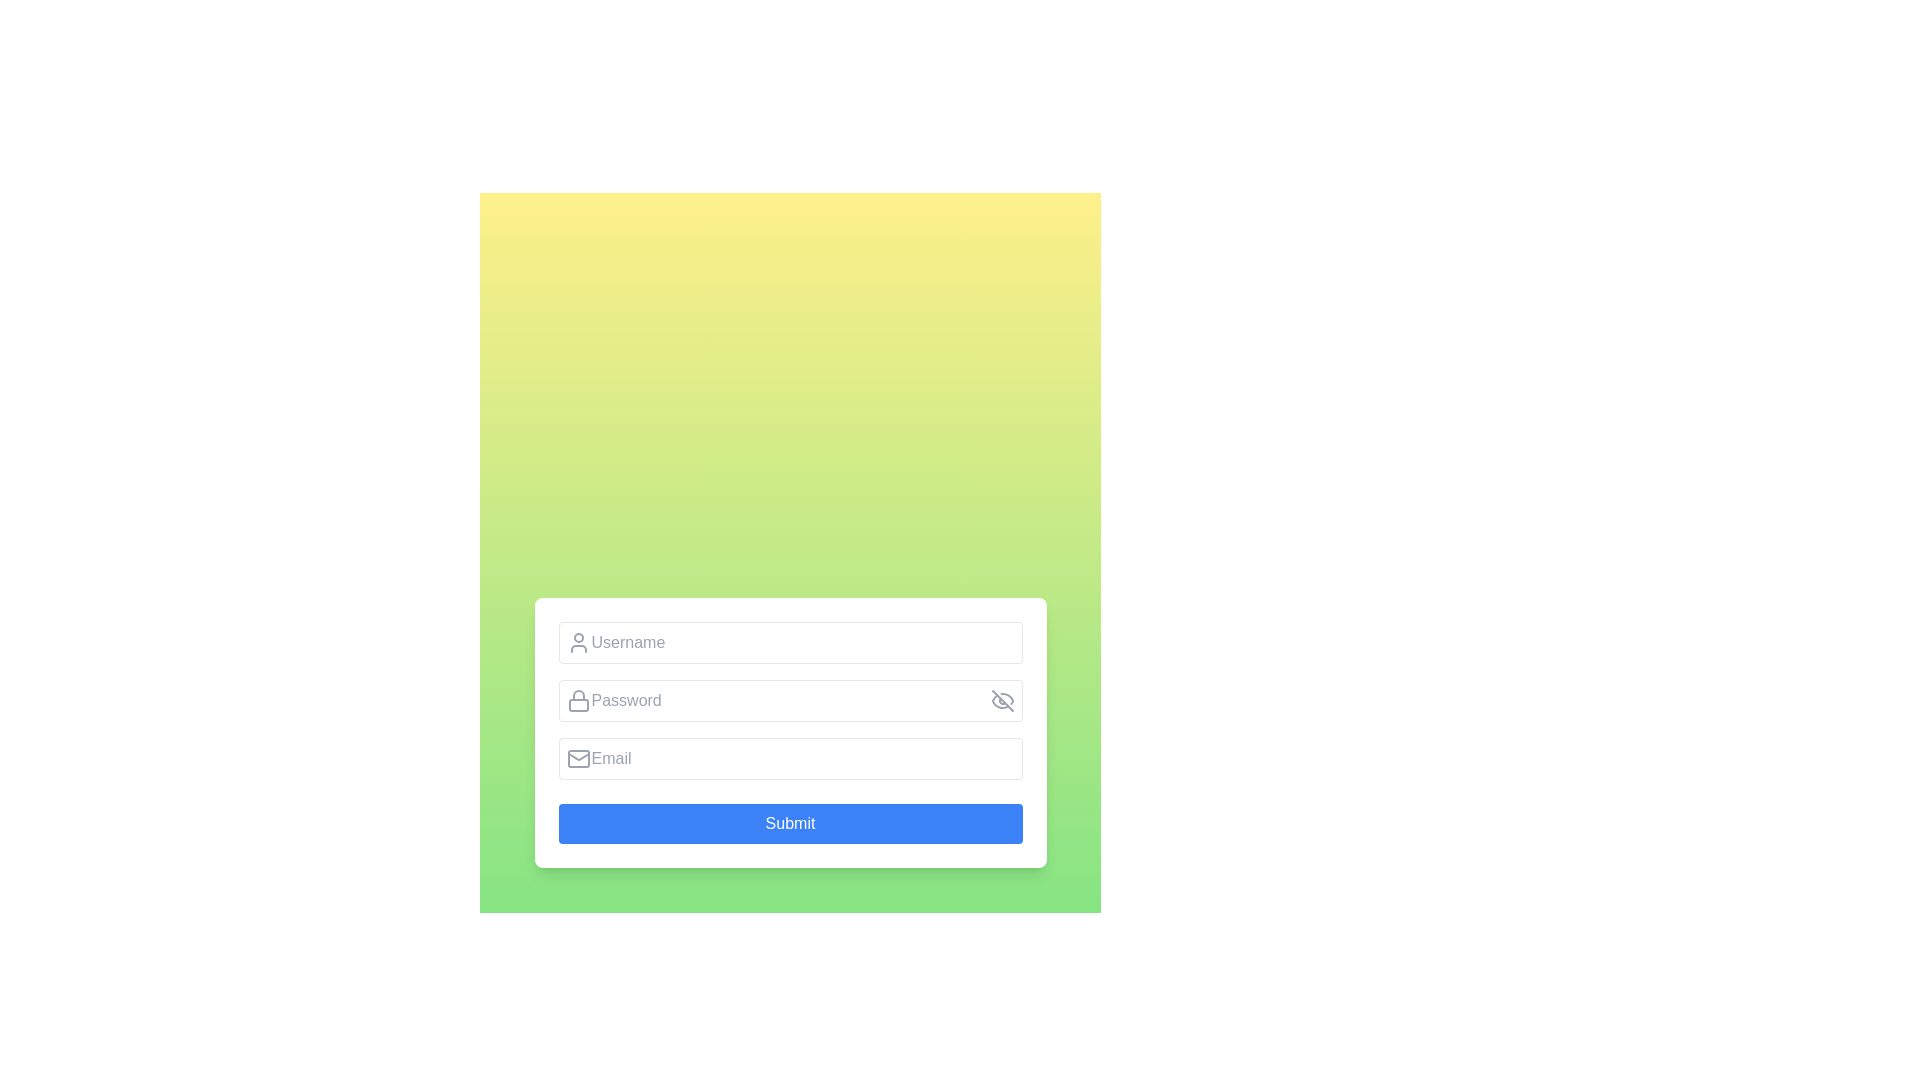  What do you see at coordinates (789, 643) in the screenshot?
I see `the username input field, which is the first field in a vertical list located in the upper part of the form, to focus the input field` at bounding box center [789, 643].